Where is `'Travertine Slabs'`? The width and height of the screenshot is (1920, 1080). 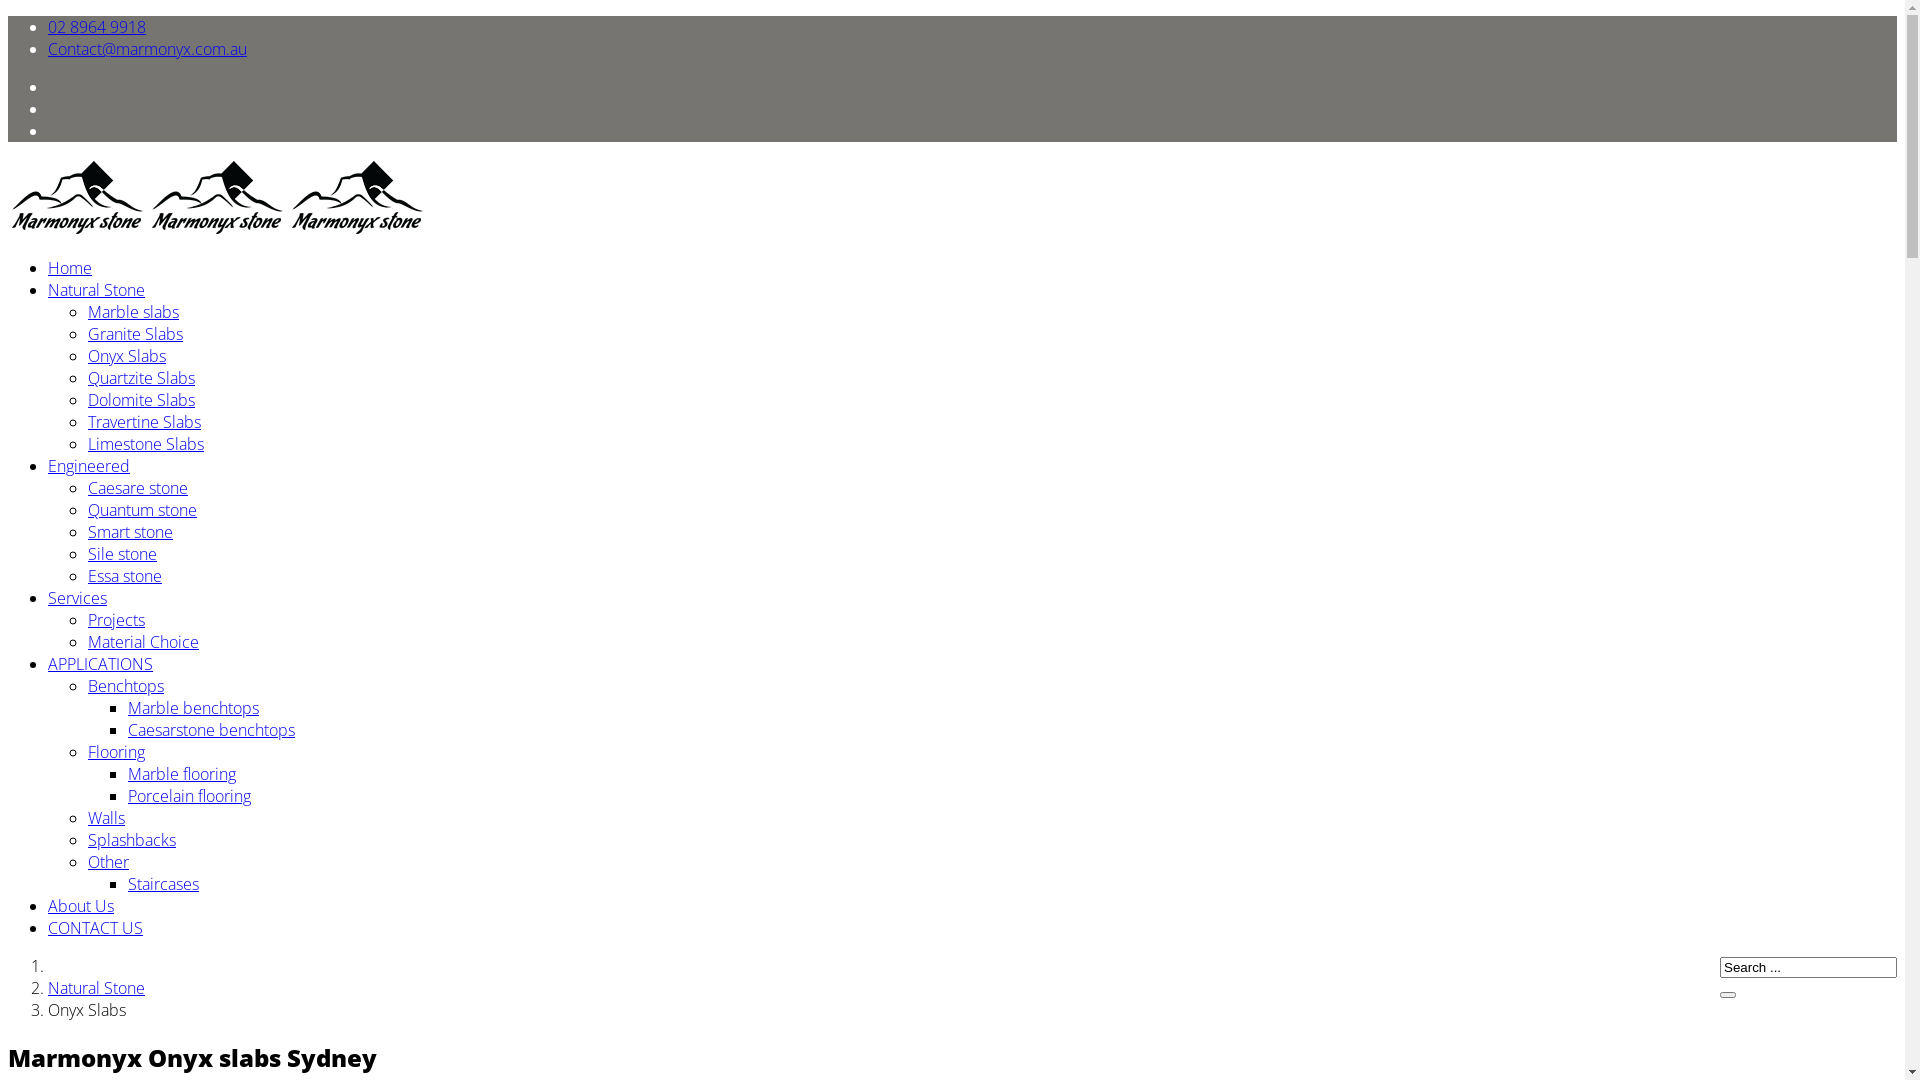
'Travertine Slabs' is located at coordinates (143, 420).